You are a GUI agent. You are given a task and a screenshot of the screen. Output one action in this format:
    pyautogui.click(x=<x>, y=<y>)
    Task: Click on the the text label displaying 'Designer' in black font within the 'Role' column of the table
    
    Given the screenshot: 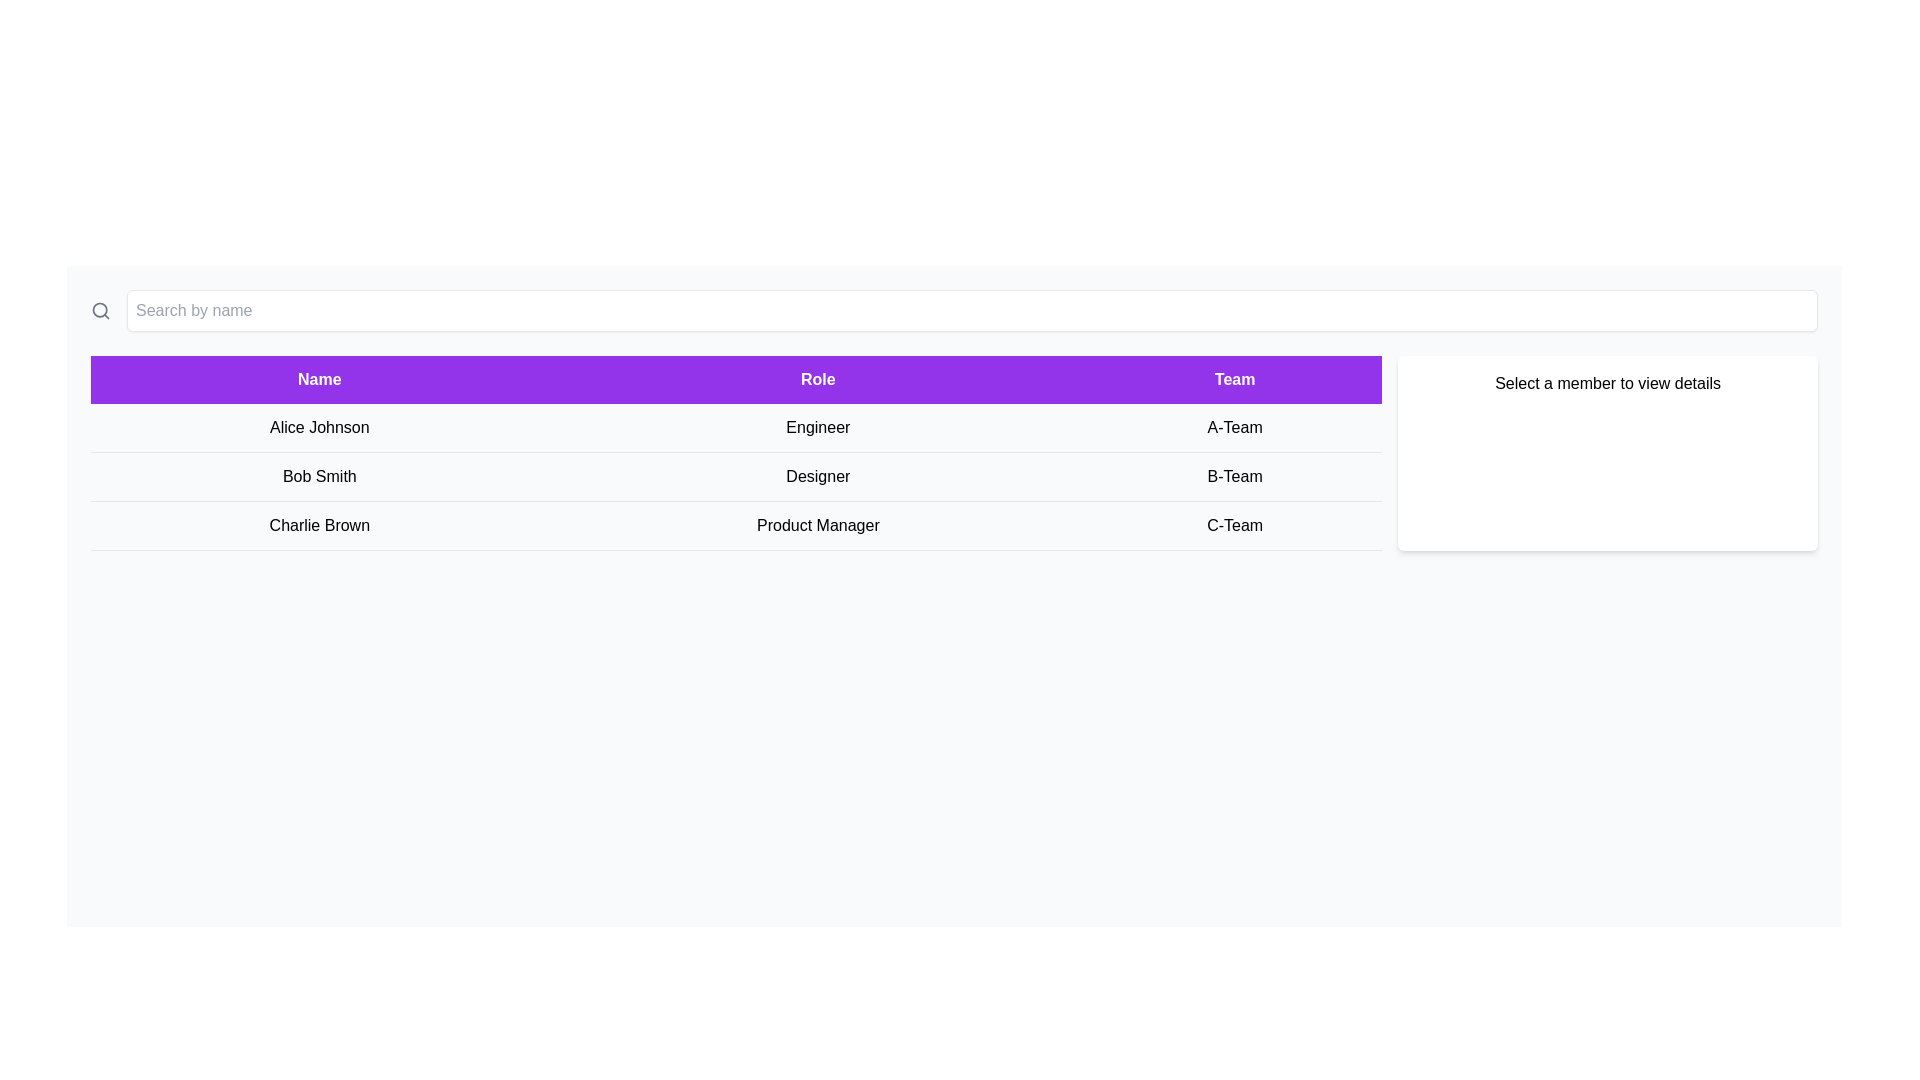 What is the action you would take?
    pyautogui.click(x=818, y=477)
    